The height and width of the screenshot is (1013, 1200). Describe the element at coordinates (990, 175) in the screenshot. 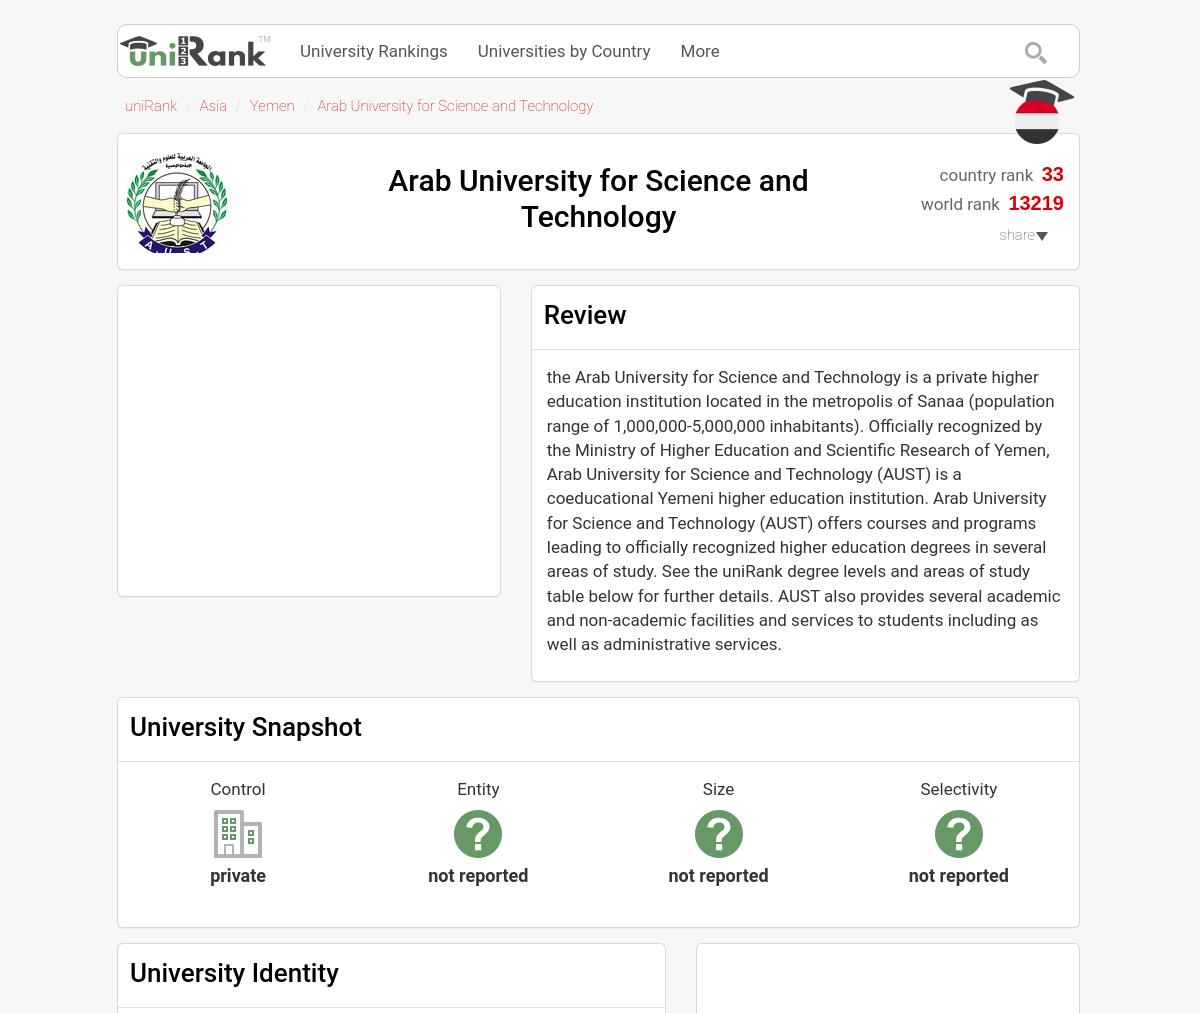

I see `'country rank'` at that location.